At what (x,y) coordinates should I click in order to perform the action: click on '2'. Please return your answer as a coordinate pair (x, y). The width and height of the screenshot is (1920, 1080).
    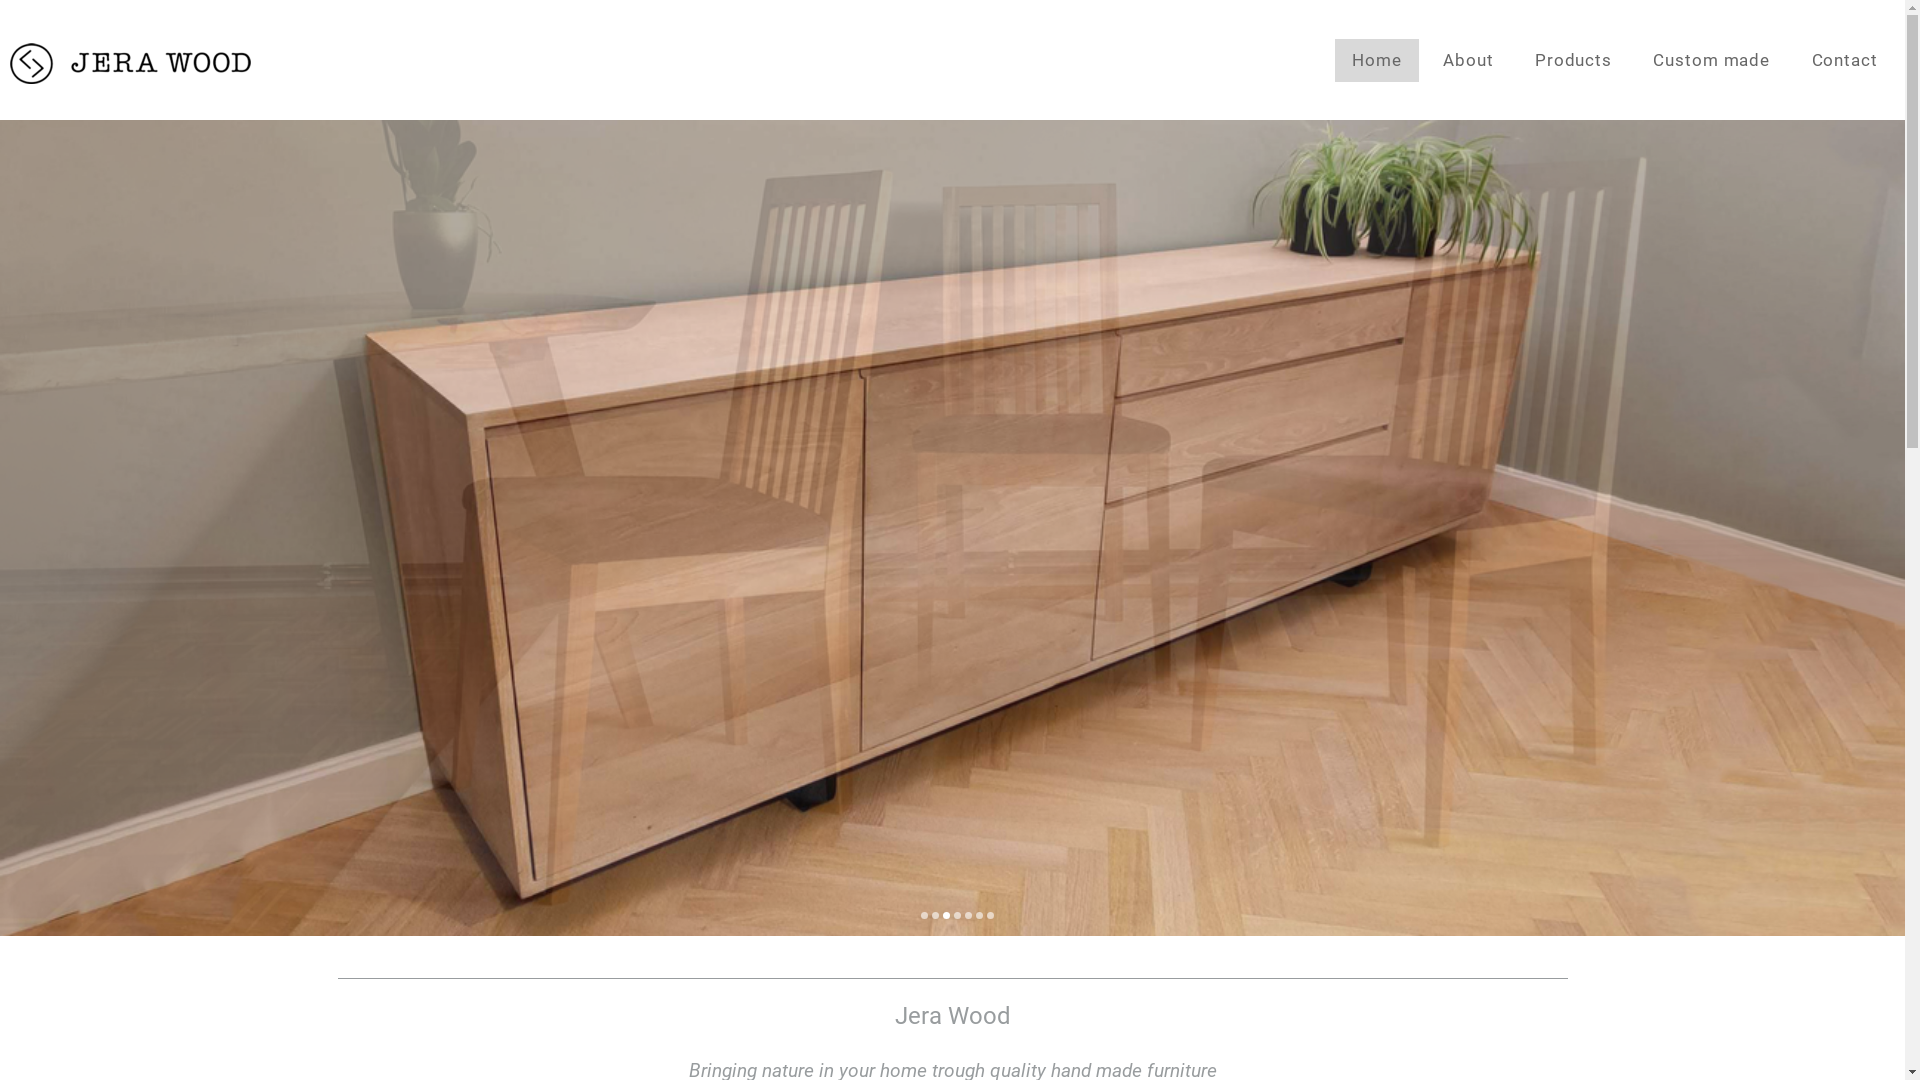
    Looking at the image, I should click on (934, 916).